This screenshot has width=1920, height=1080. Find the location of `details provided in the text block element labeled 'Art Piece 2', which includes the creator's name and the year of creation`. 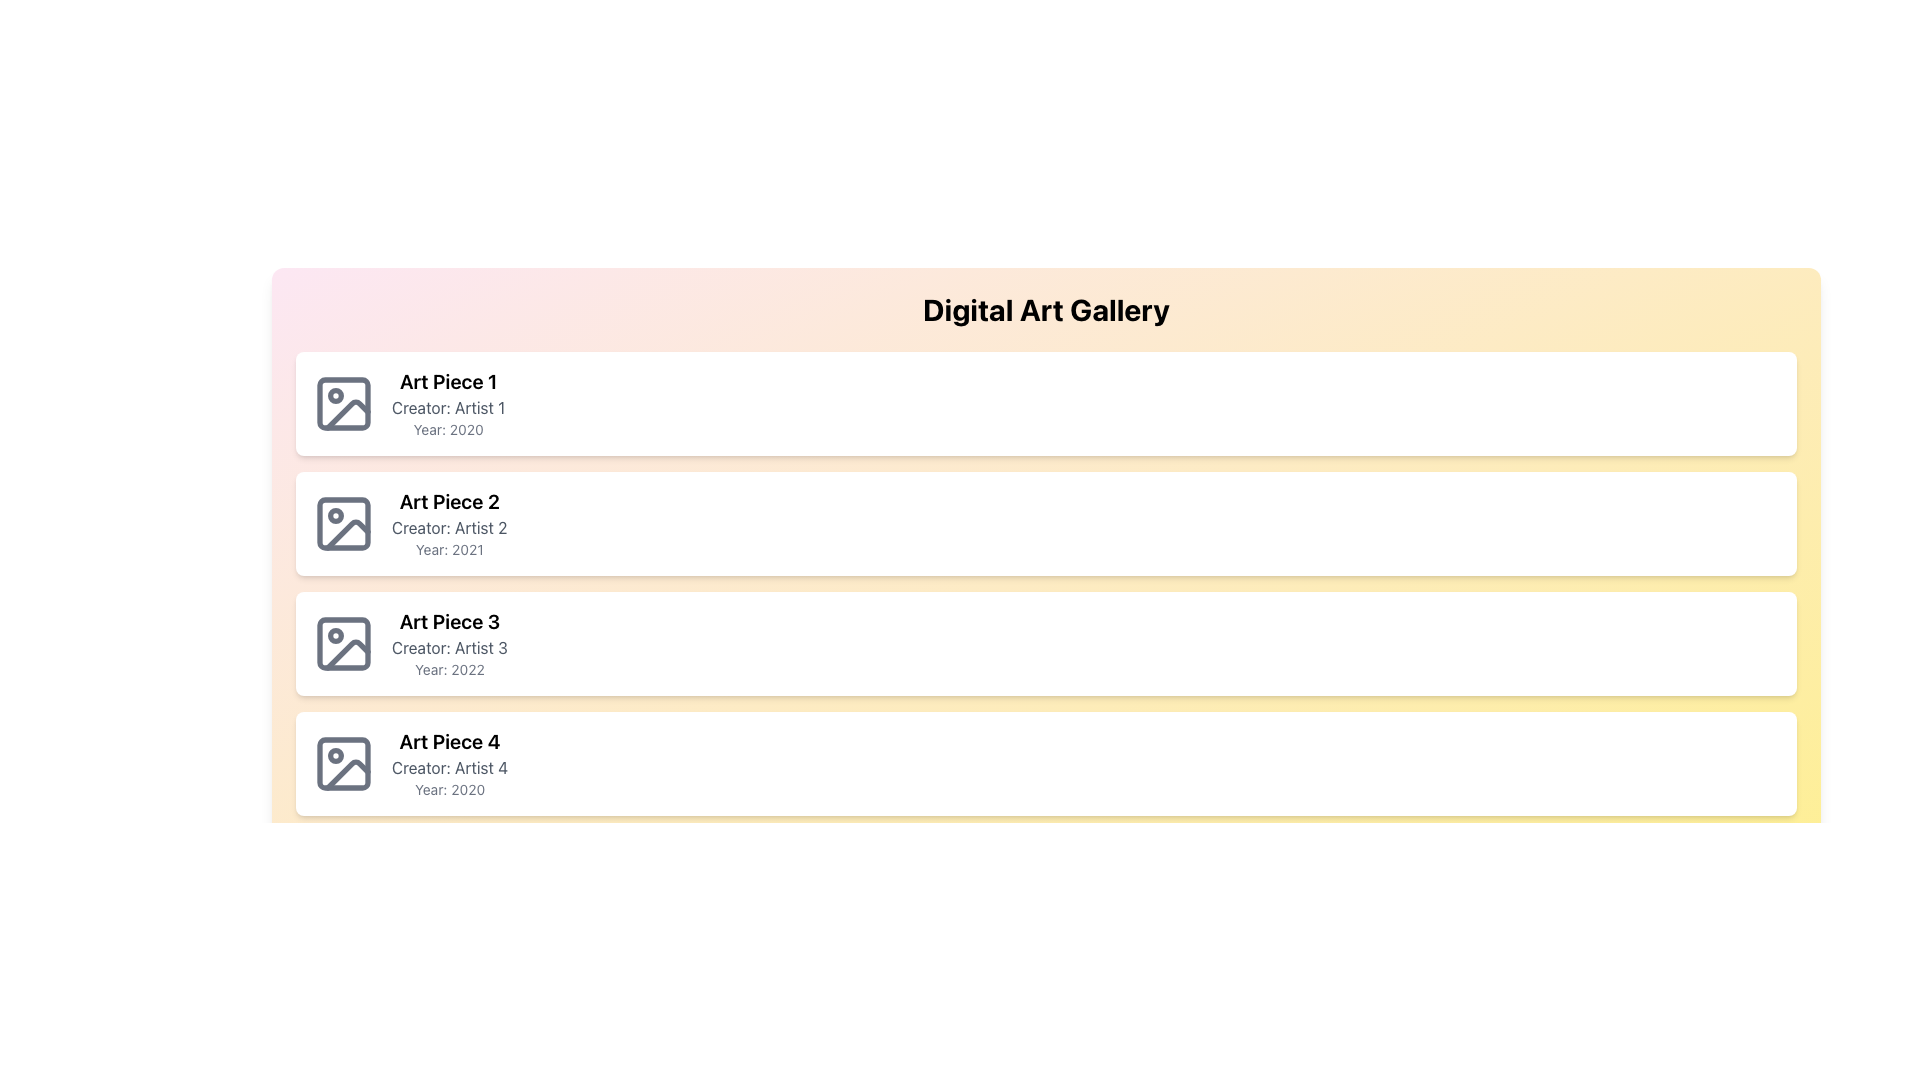

details provided in the text block element labeled 'Art Piece 2', which includes the creator's name and the year of creation is located at coordinates (448, 523).